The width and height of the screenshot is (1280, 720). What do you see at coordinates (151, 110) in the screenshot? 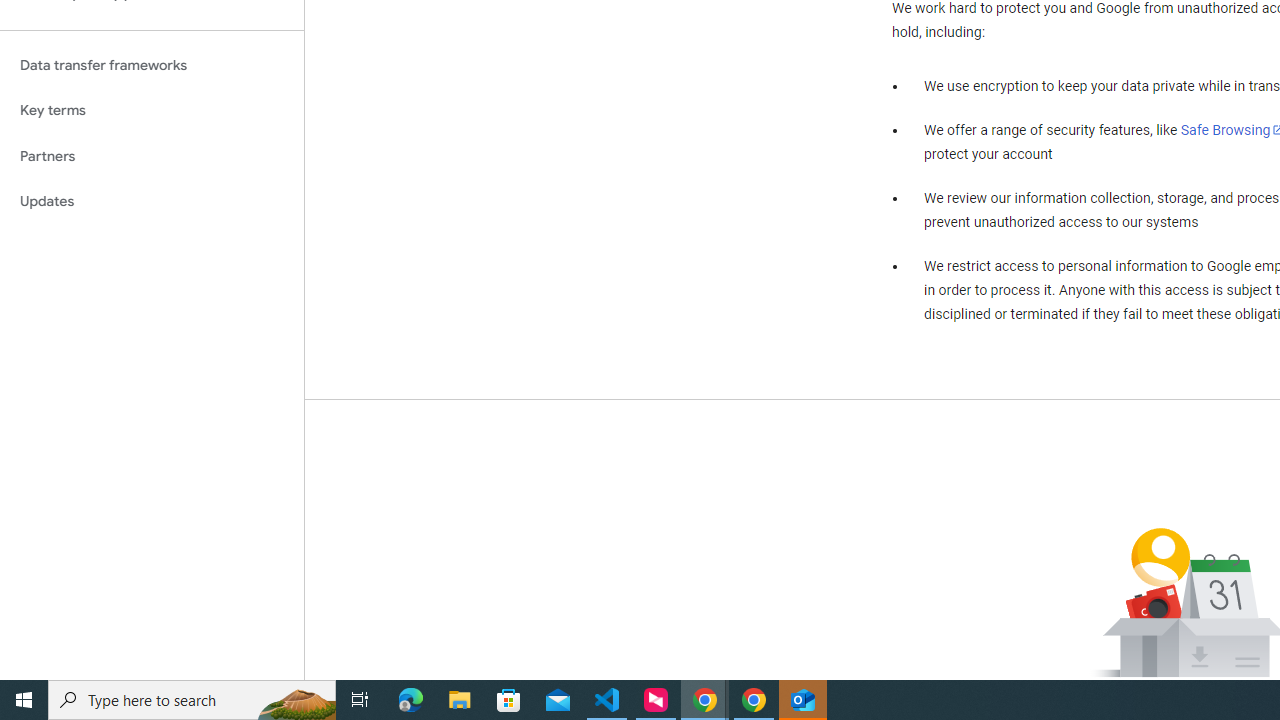
I see `'Key terms'` at bounding box center [151, 110].